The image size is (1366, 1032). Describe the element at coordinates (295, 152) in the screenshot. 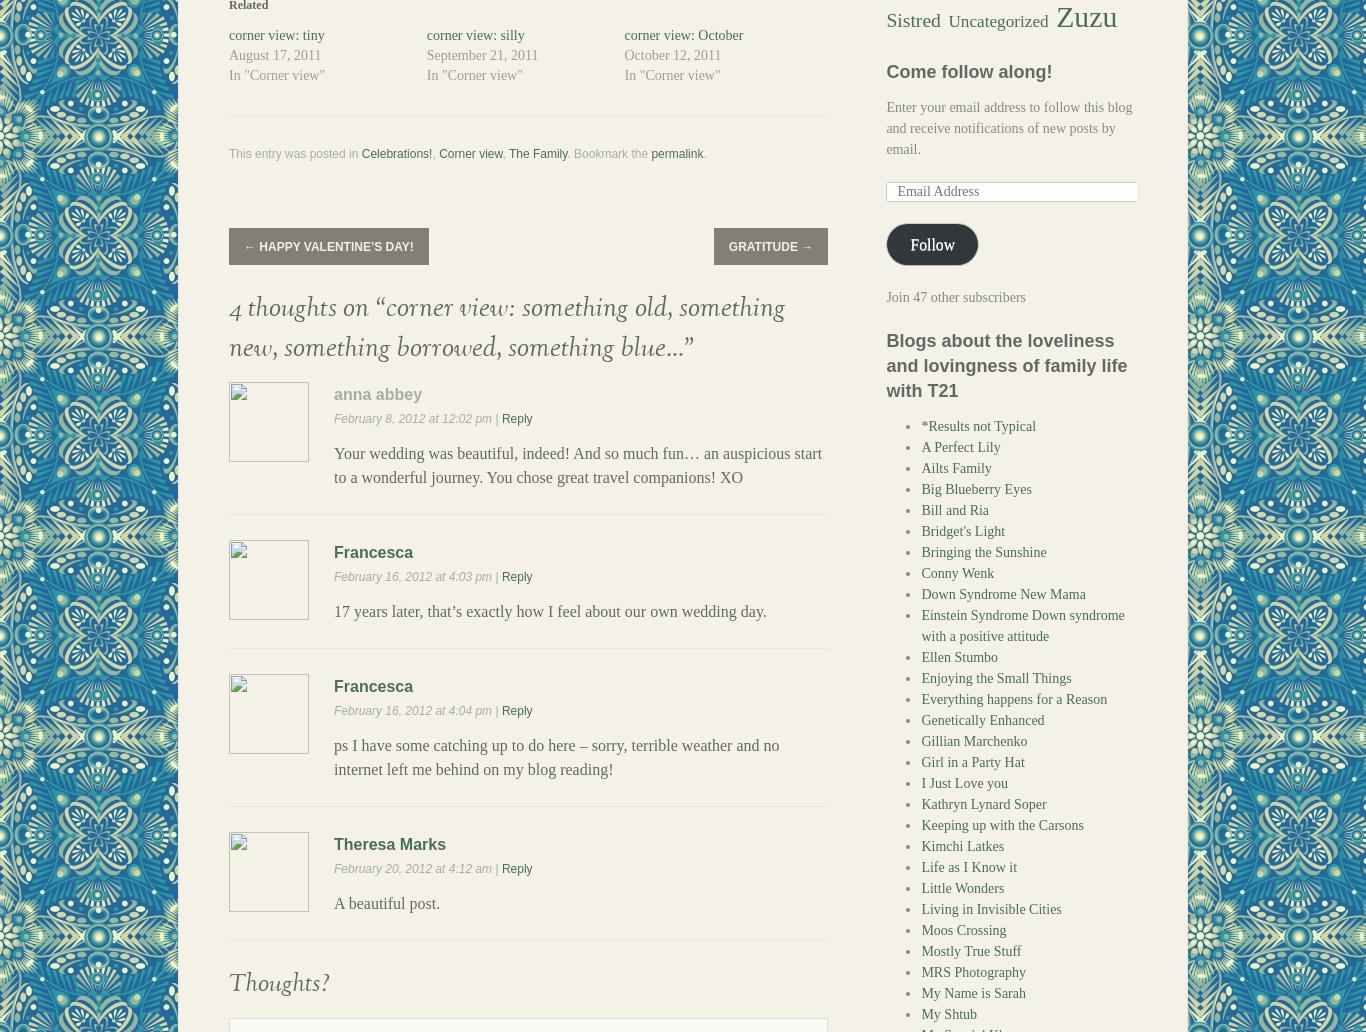

I see `'This entry was posted in'` at that location.